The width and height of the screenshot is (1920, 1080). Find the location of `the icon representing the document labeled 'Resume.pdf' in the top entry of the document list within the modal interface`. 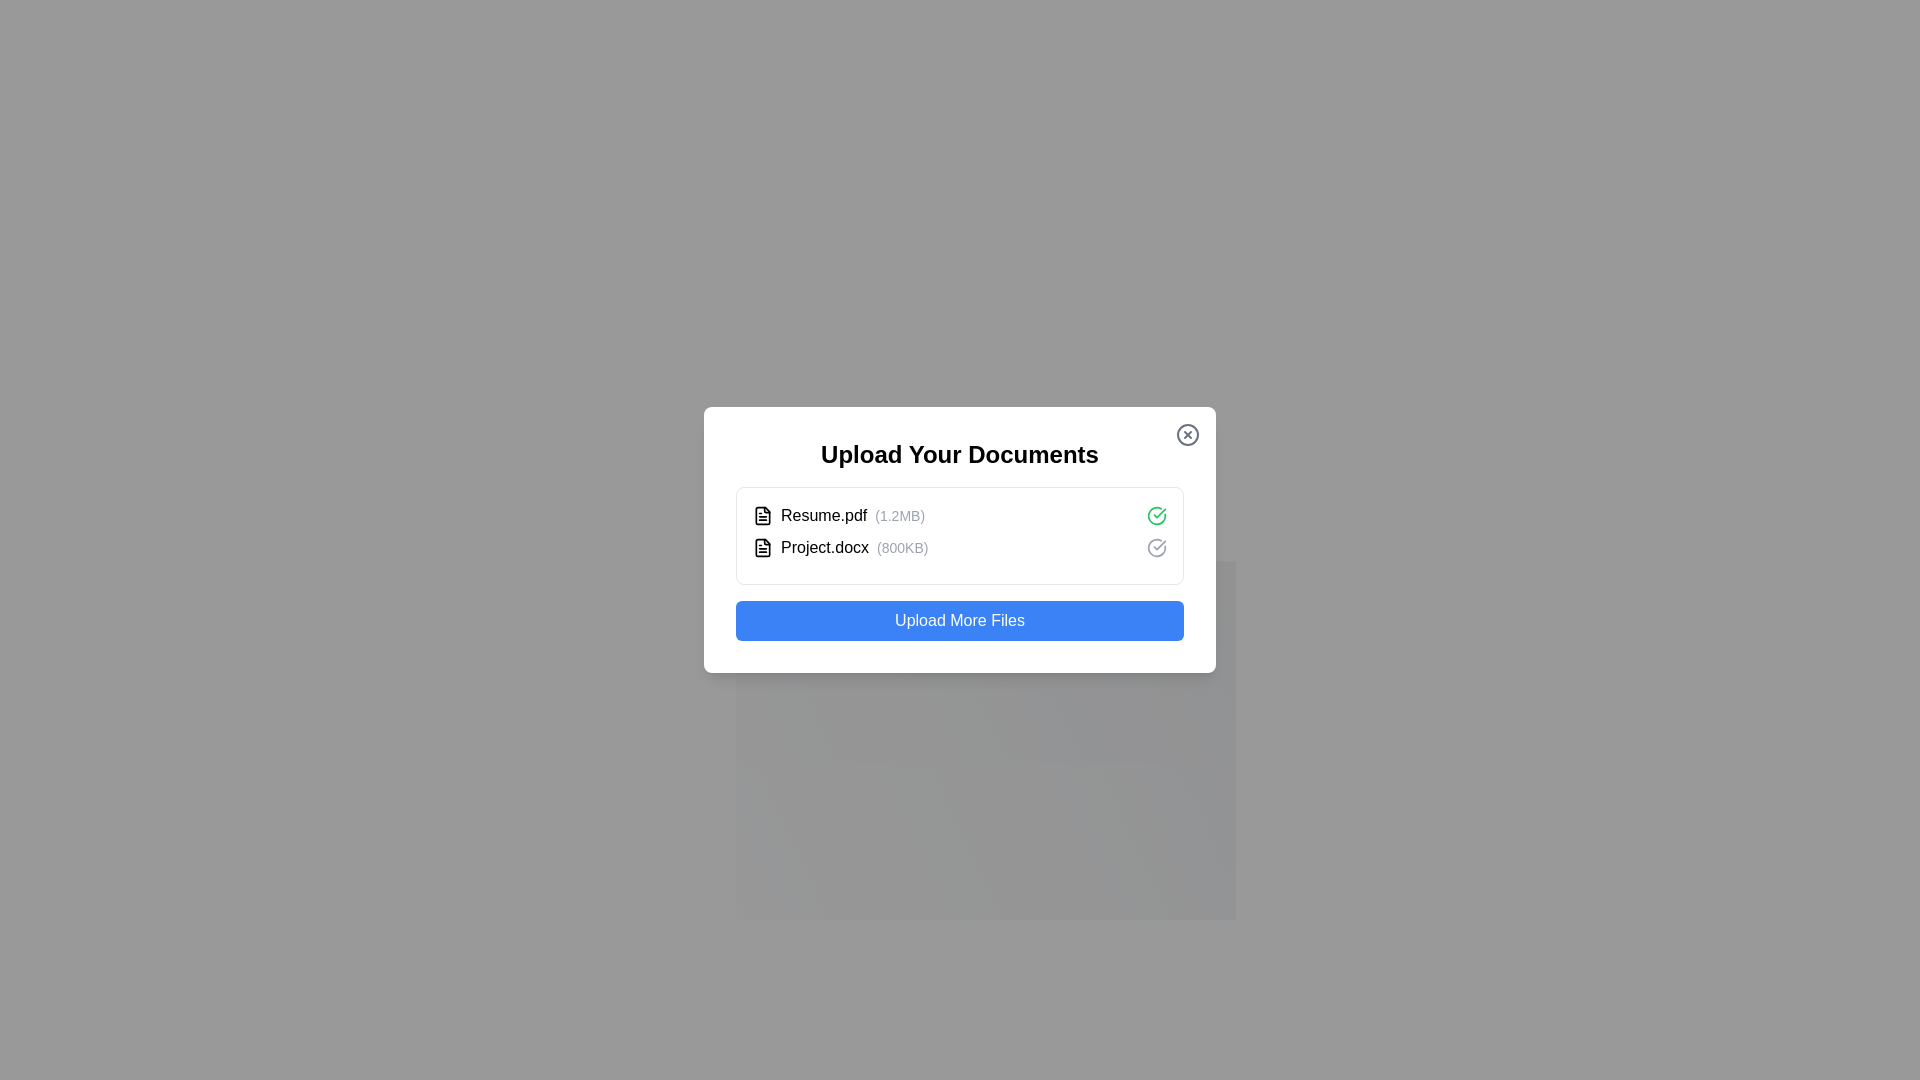

the icon representing the document labeled 'Resume.pdf' in the top entry of the document list within the modal interface is located at coordinates (762, 515).